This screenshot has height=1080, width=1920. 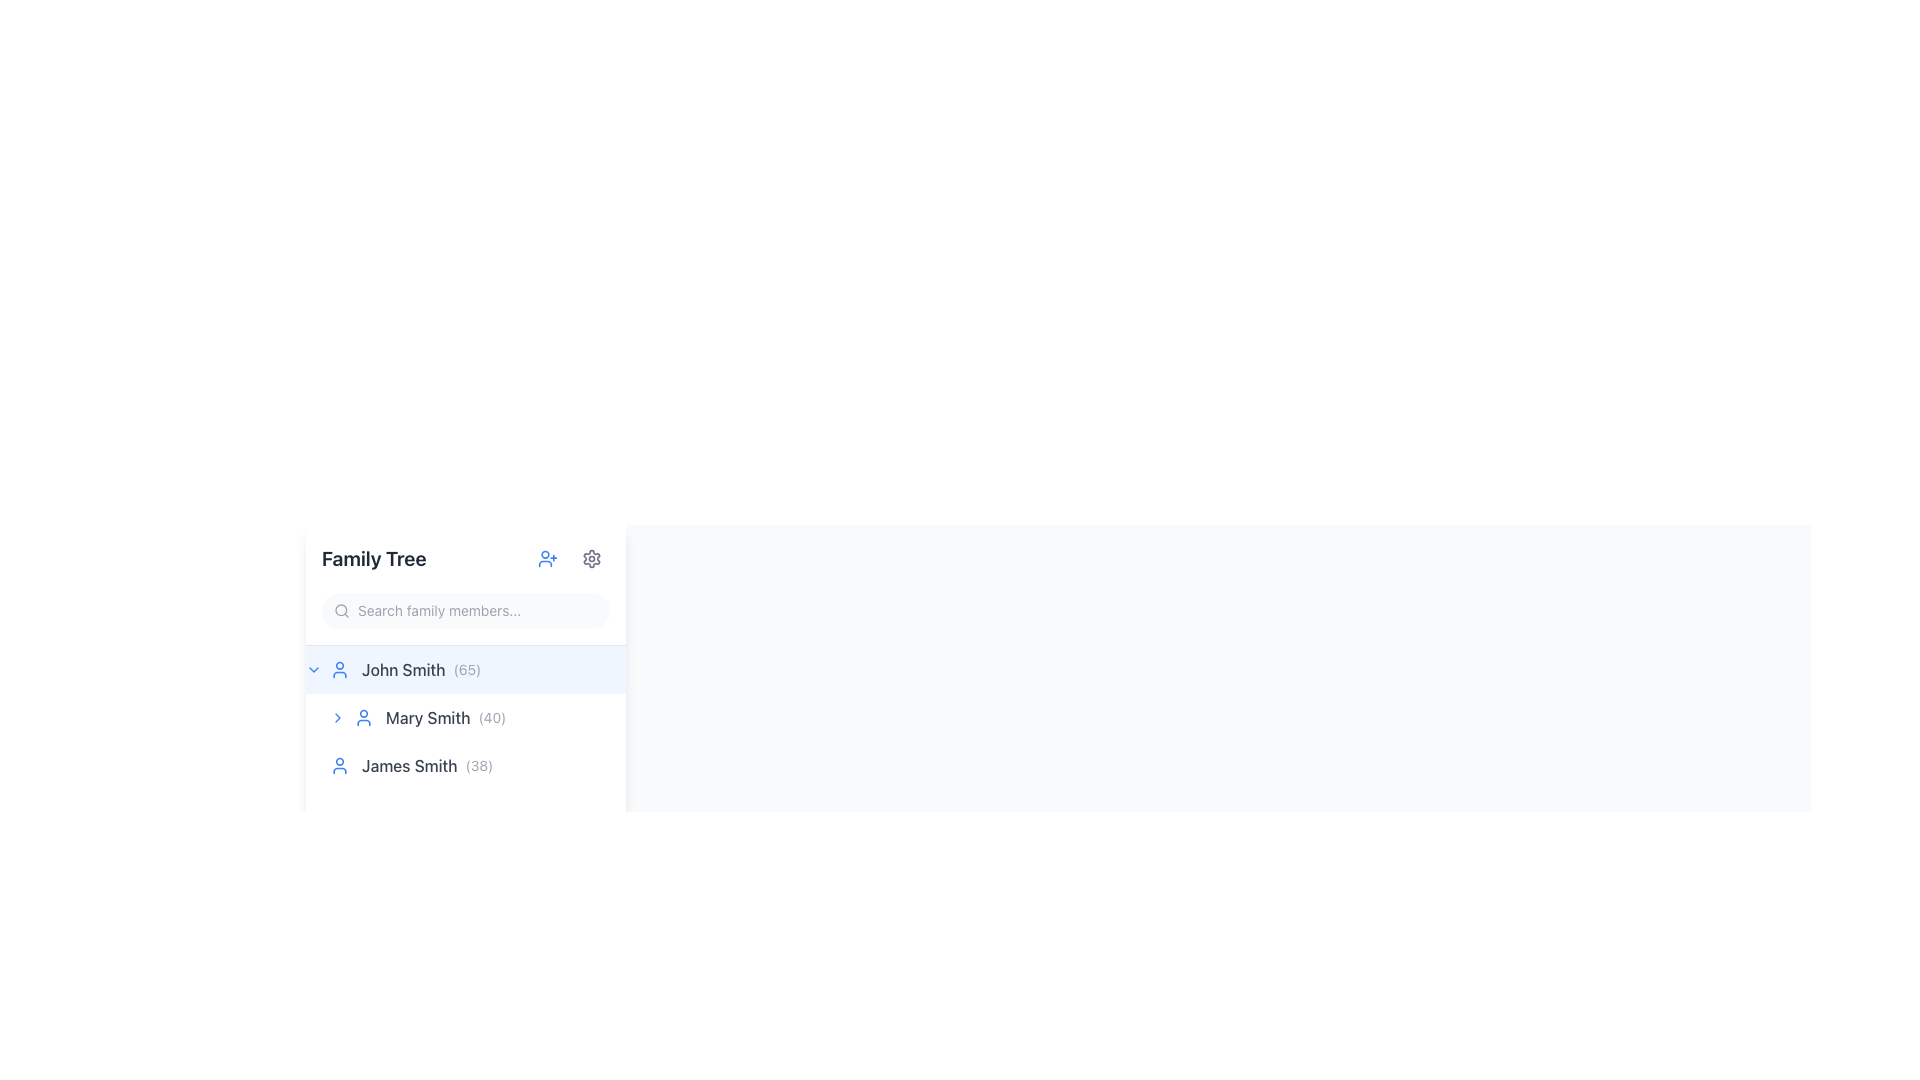 What do you see at coordinates (590, 559) in the screenshot?
I see `the settings button represented by a gray cogwheel icon located` at bounding box center [590, 559].